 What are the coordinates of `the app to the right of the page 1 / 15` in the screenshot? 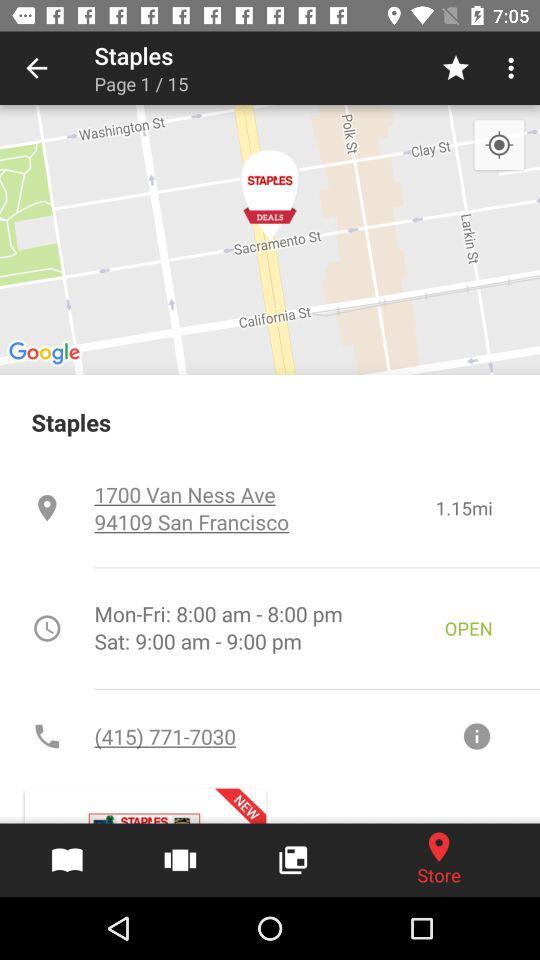 It's located at (455, 68).